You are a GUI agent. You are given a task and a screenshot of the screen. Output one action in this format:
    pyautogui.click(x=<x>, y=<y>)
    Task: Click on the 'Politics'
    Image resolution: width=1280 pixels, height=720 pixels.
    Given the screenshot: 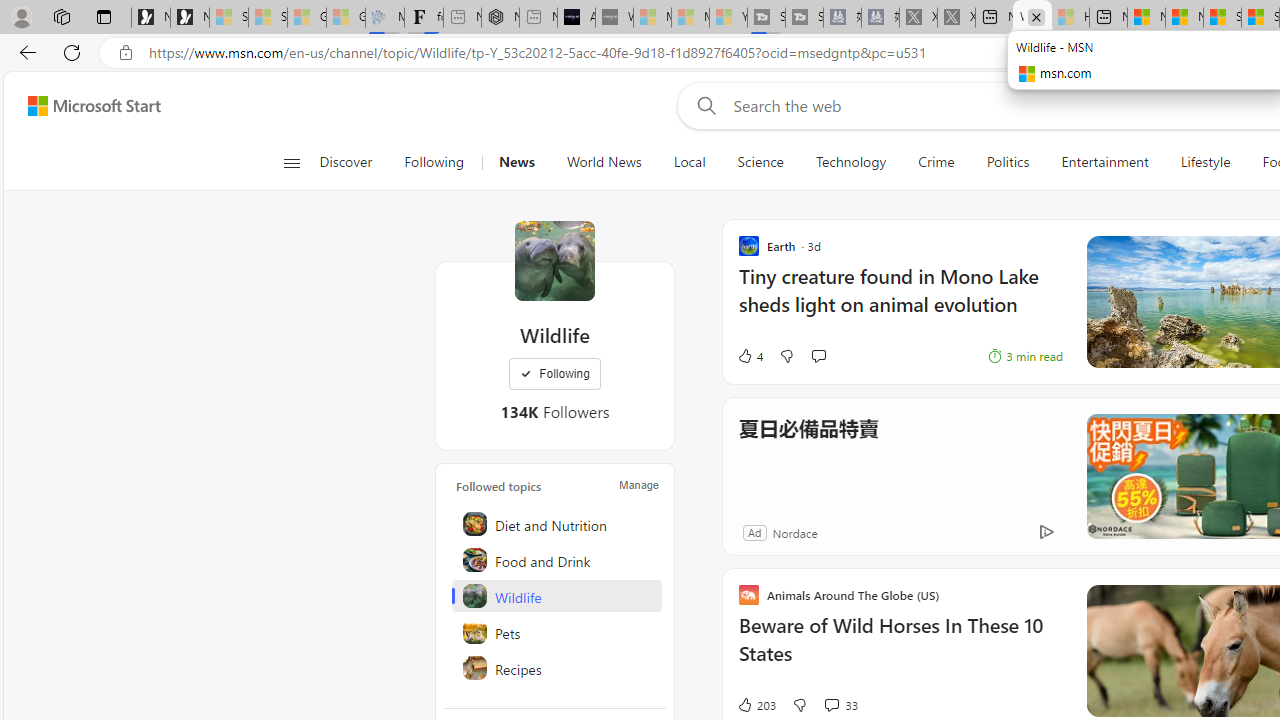 What is the action you would take?
    pyautogui.click(x=1008, y=162)
    